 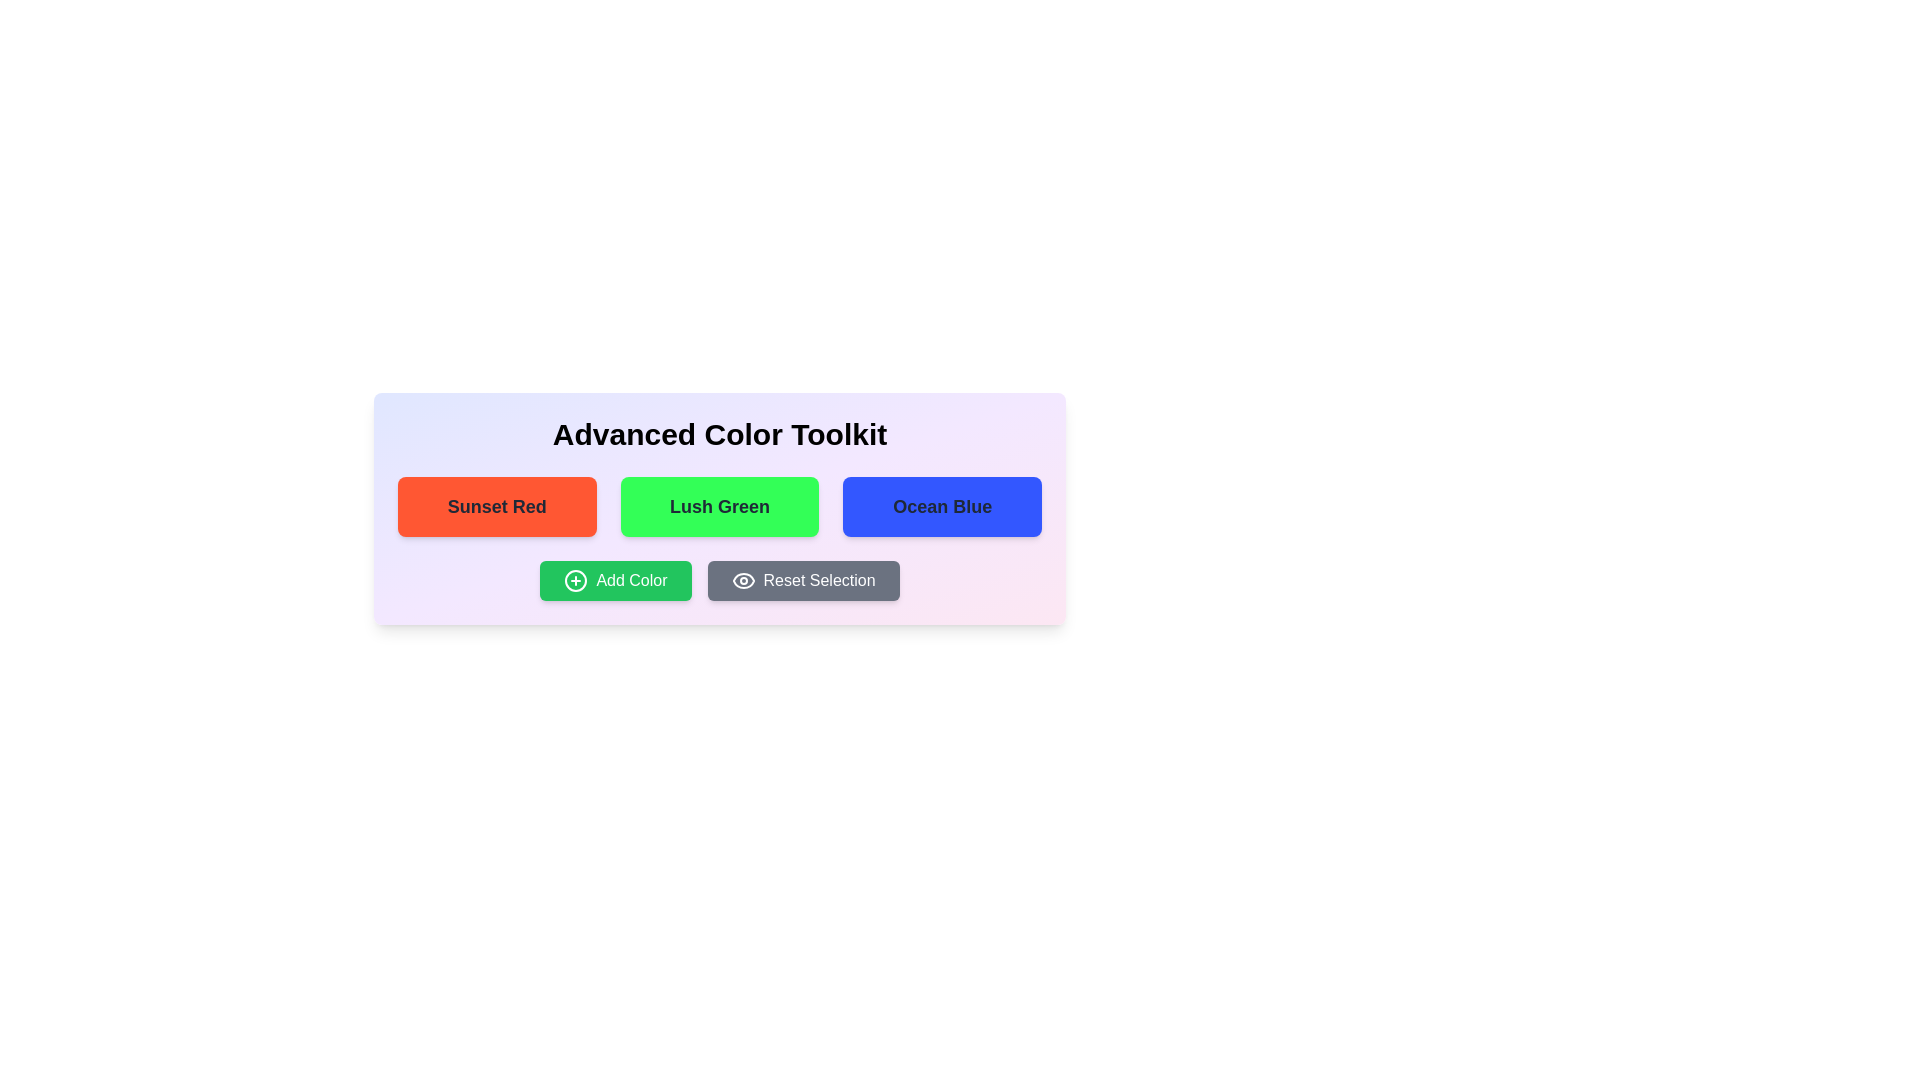 What do you see at coordinates (742, 581) in the screenshot?
I see `the eye icon located on the left side of the 'Reset Selection' button, which is styled with a simple outline and is monochromatic white over a gray background` at bounding box center [742, 581].